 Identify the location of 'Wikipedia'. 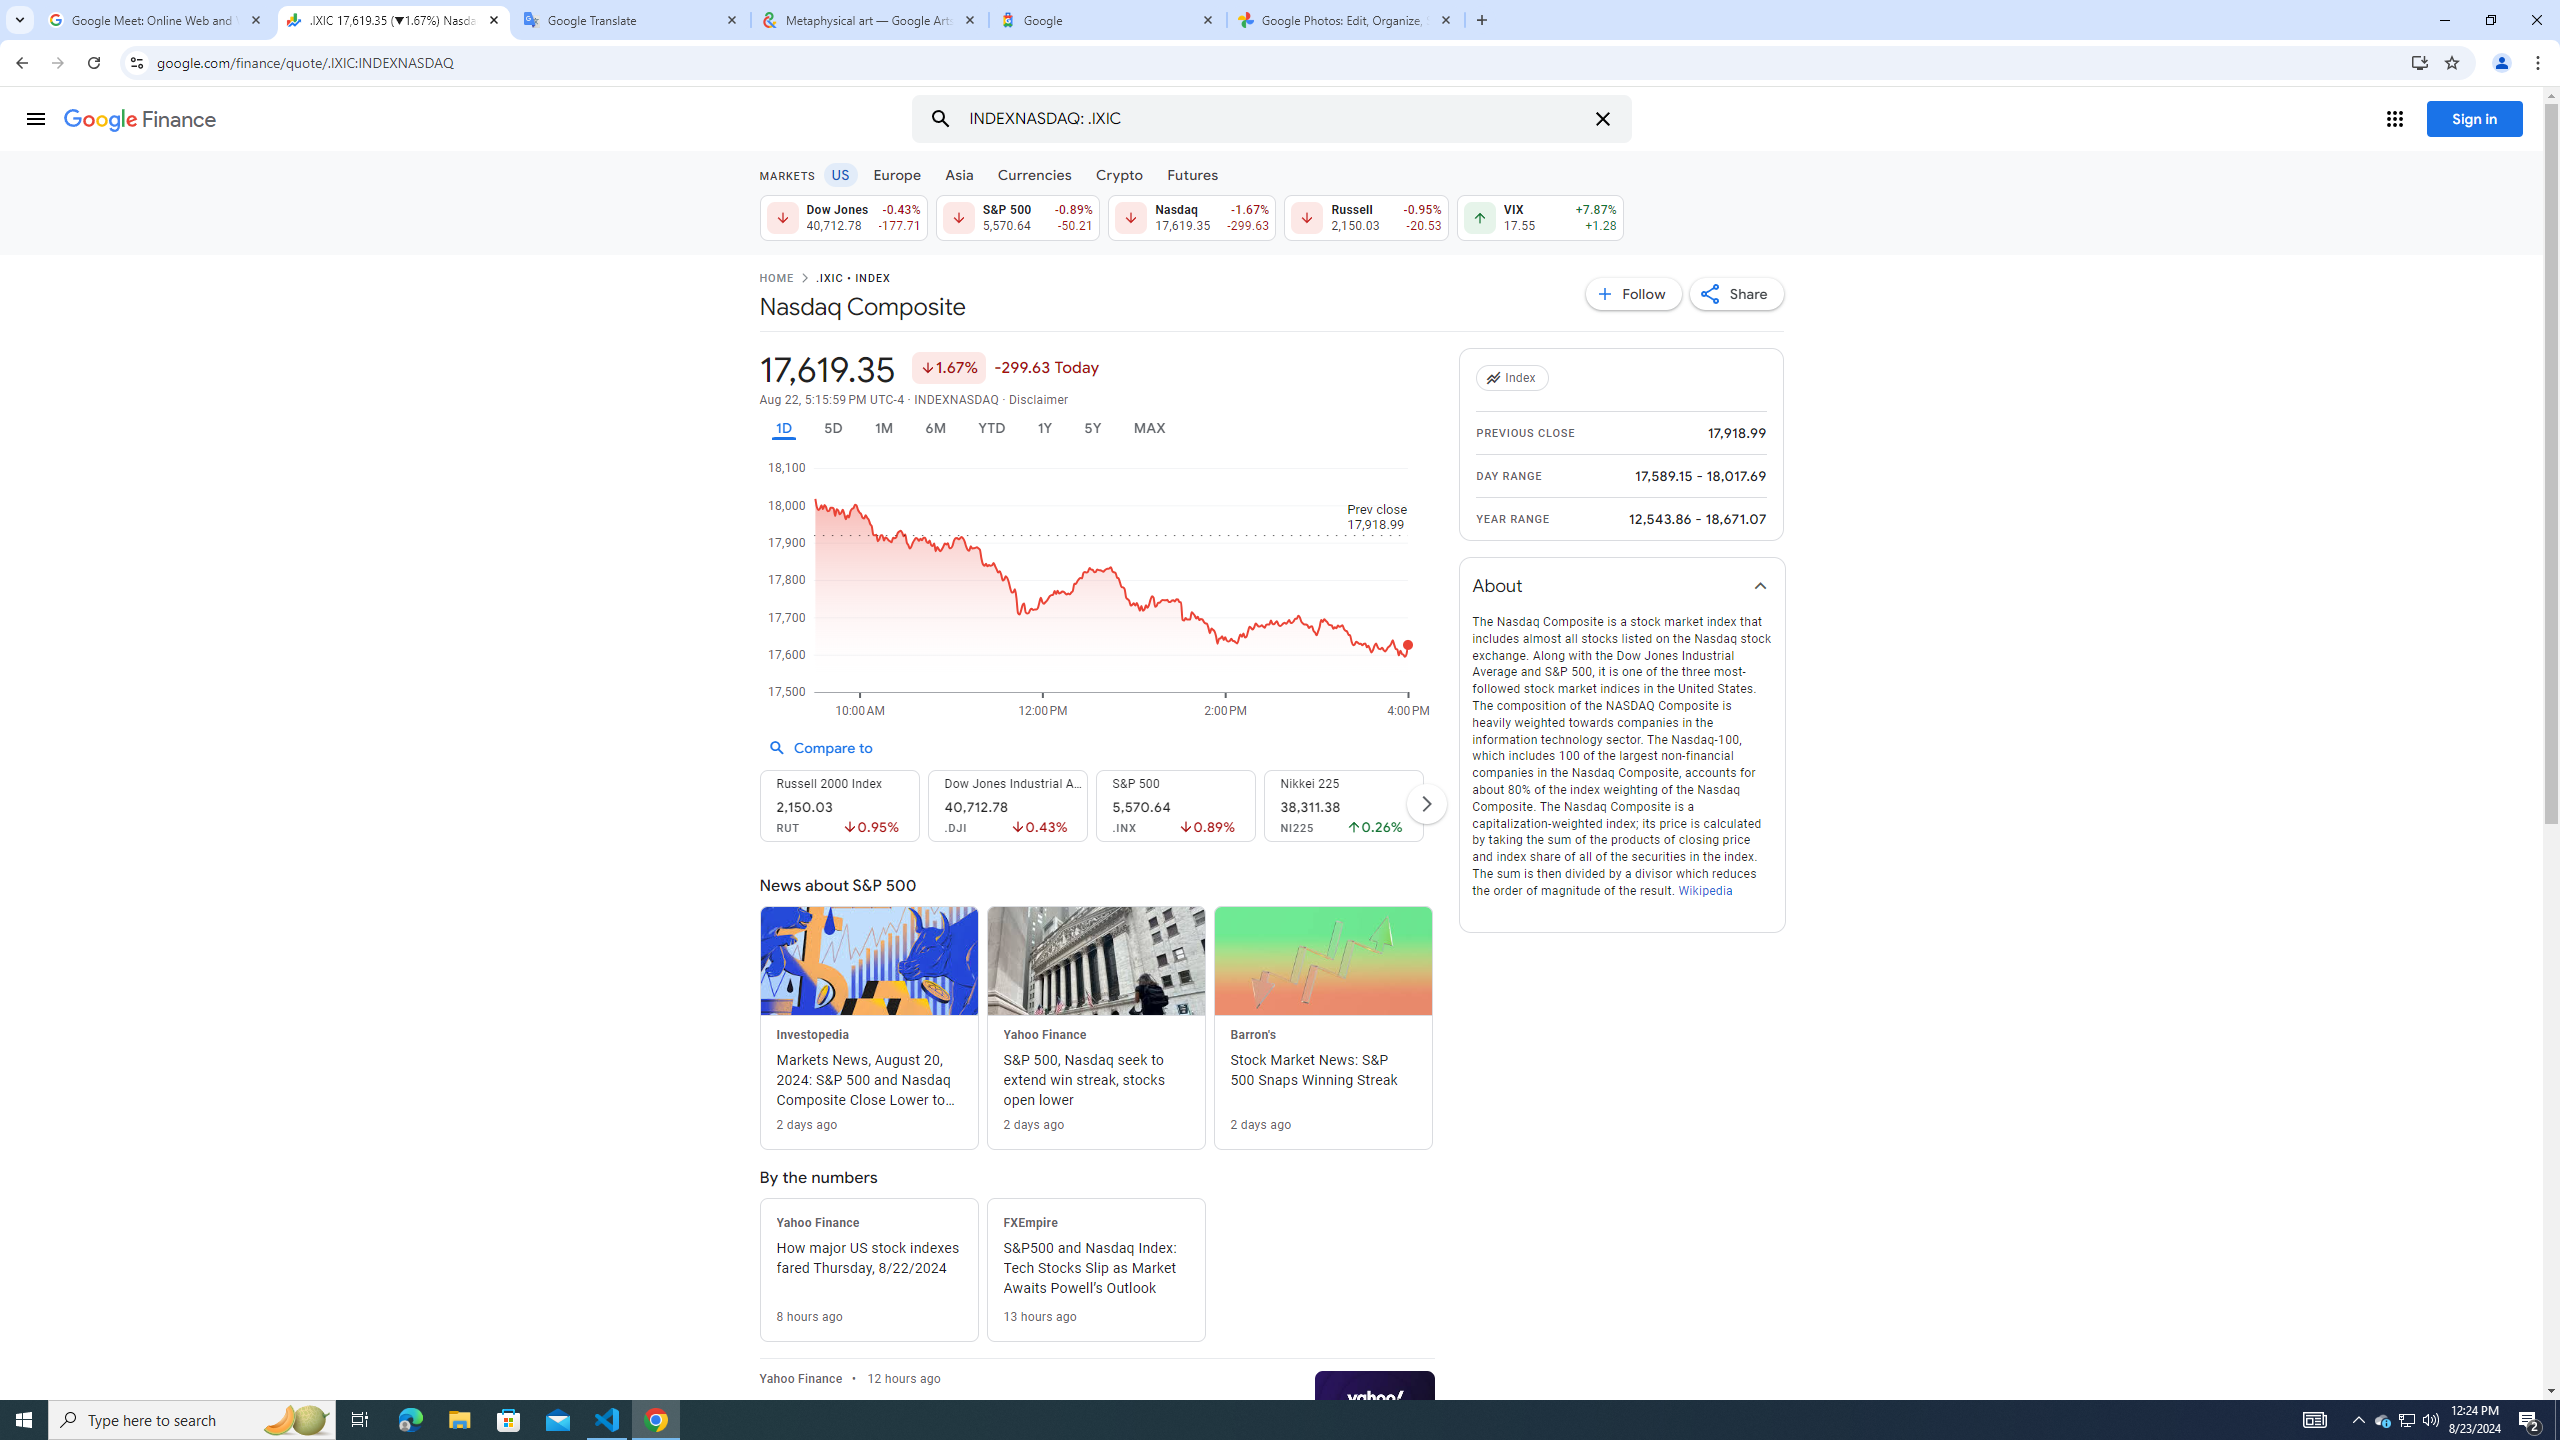
(1703, 889).